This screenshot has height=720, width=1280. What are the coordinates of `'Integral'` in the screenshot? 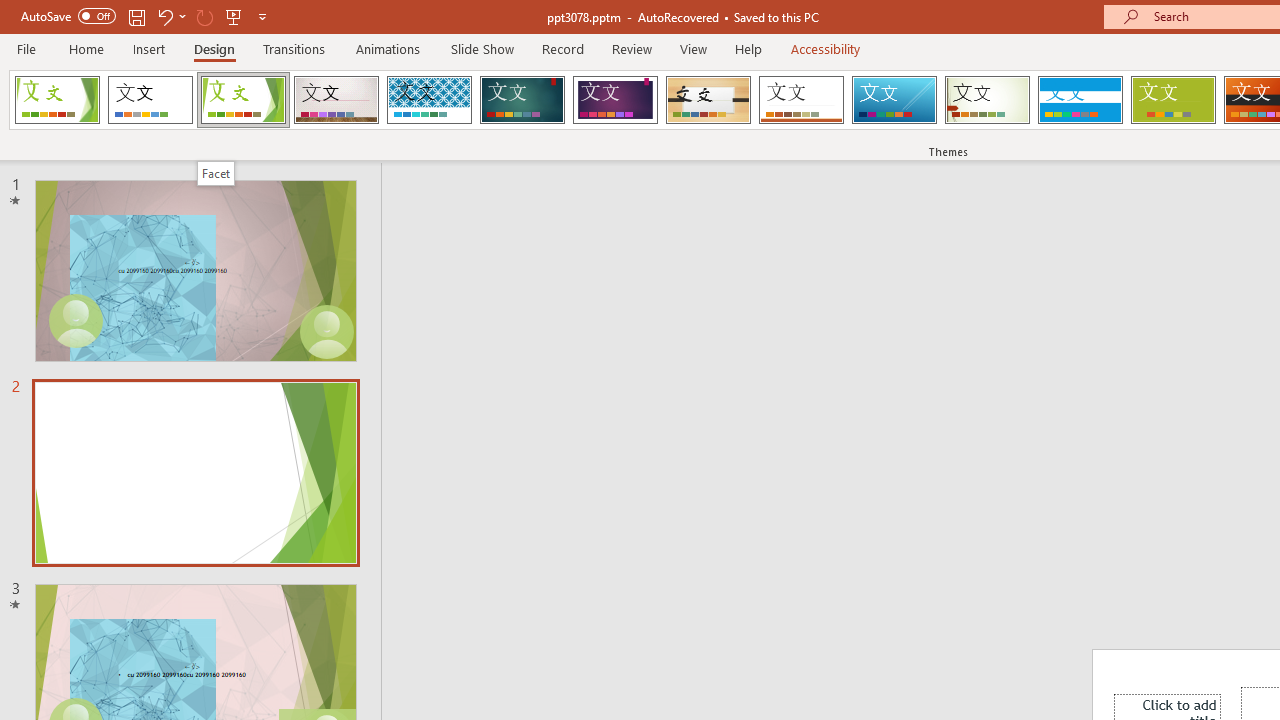 It's located at (428, 100).